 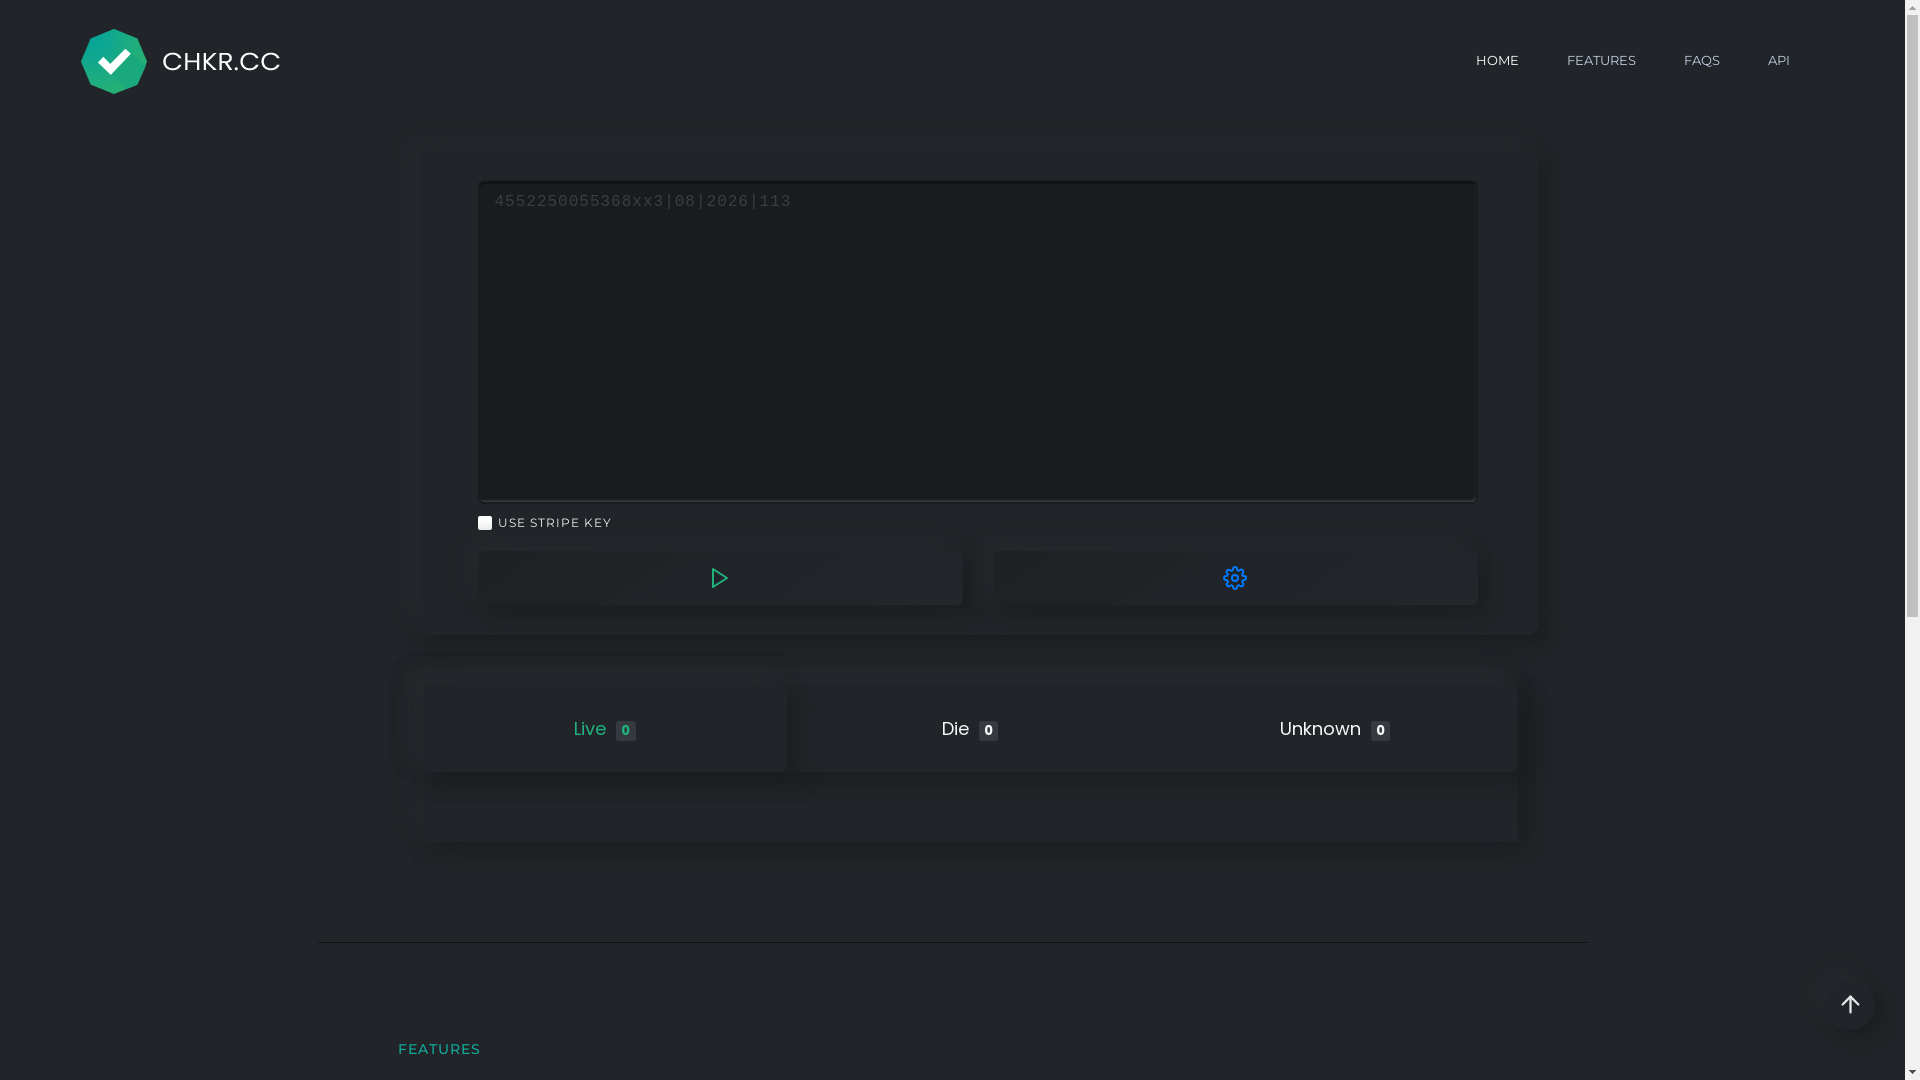 I want to click on 'FAQS', so click(x=1701, y=60).